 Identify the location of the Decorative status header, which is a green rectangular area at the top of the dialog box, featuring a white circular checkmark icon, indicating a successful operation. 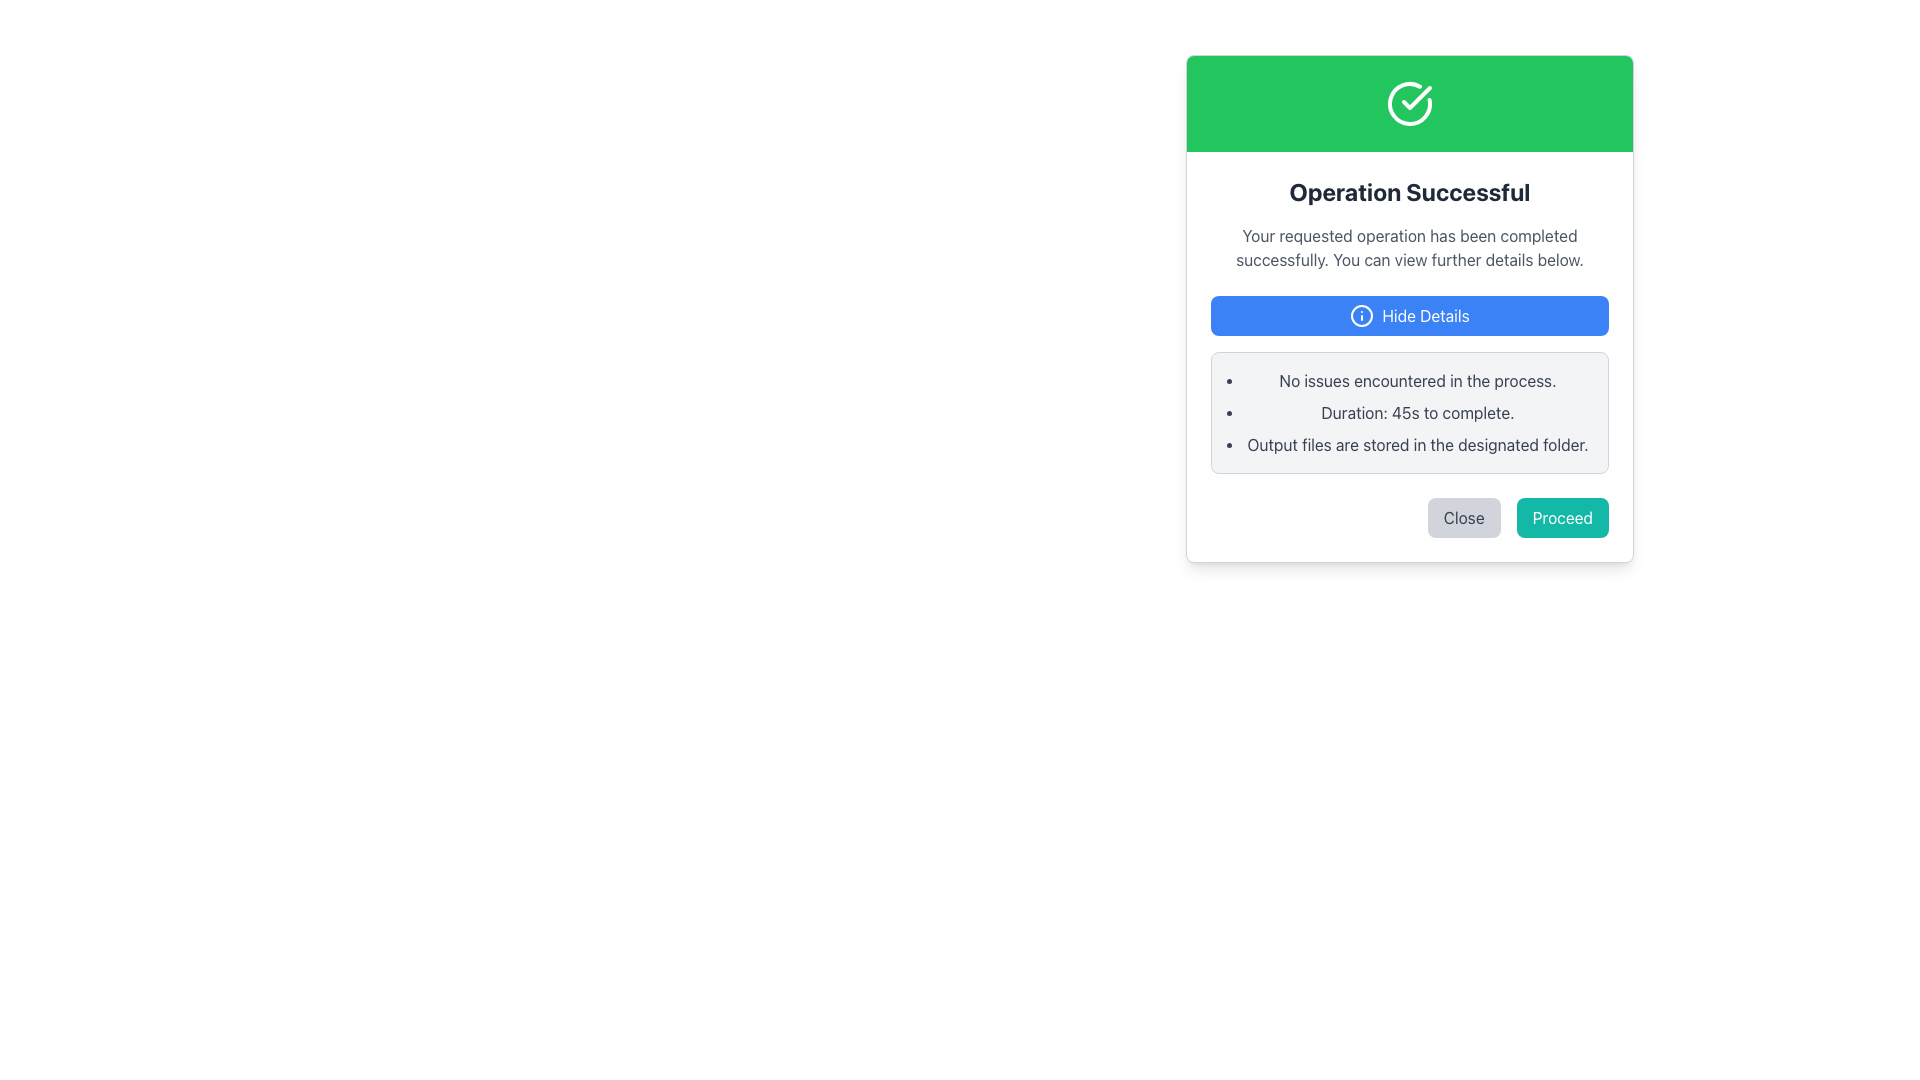
(1409, 104).